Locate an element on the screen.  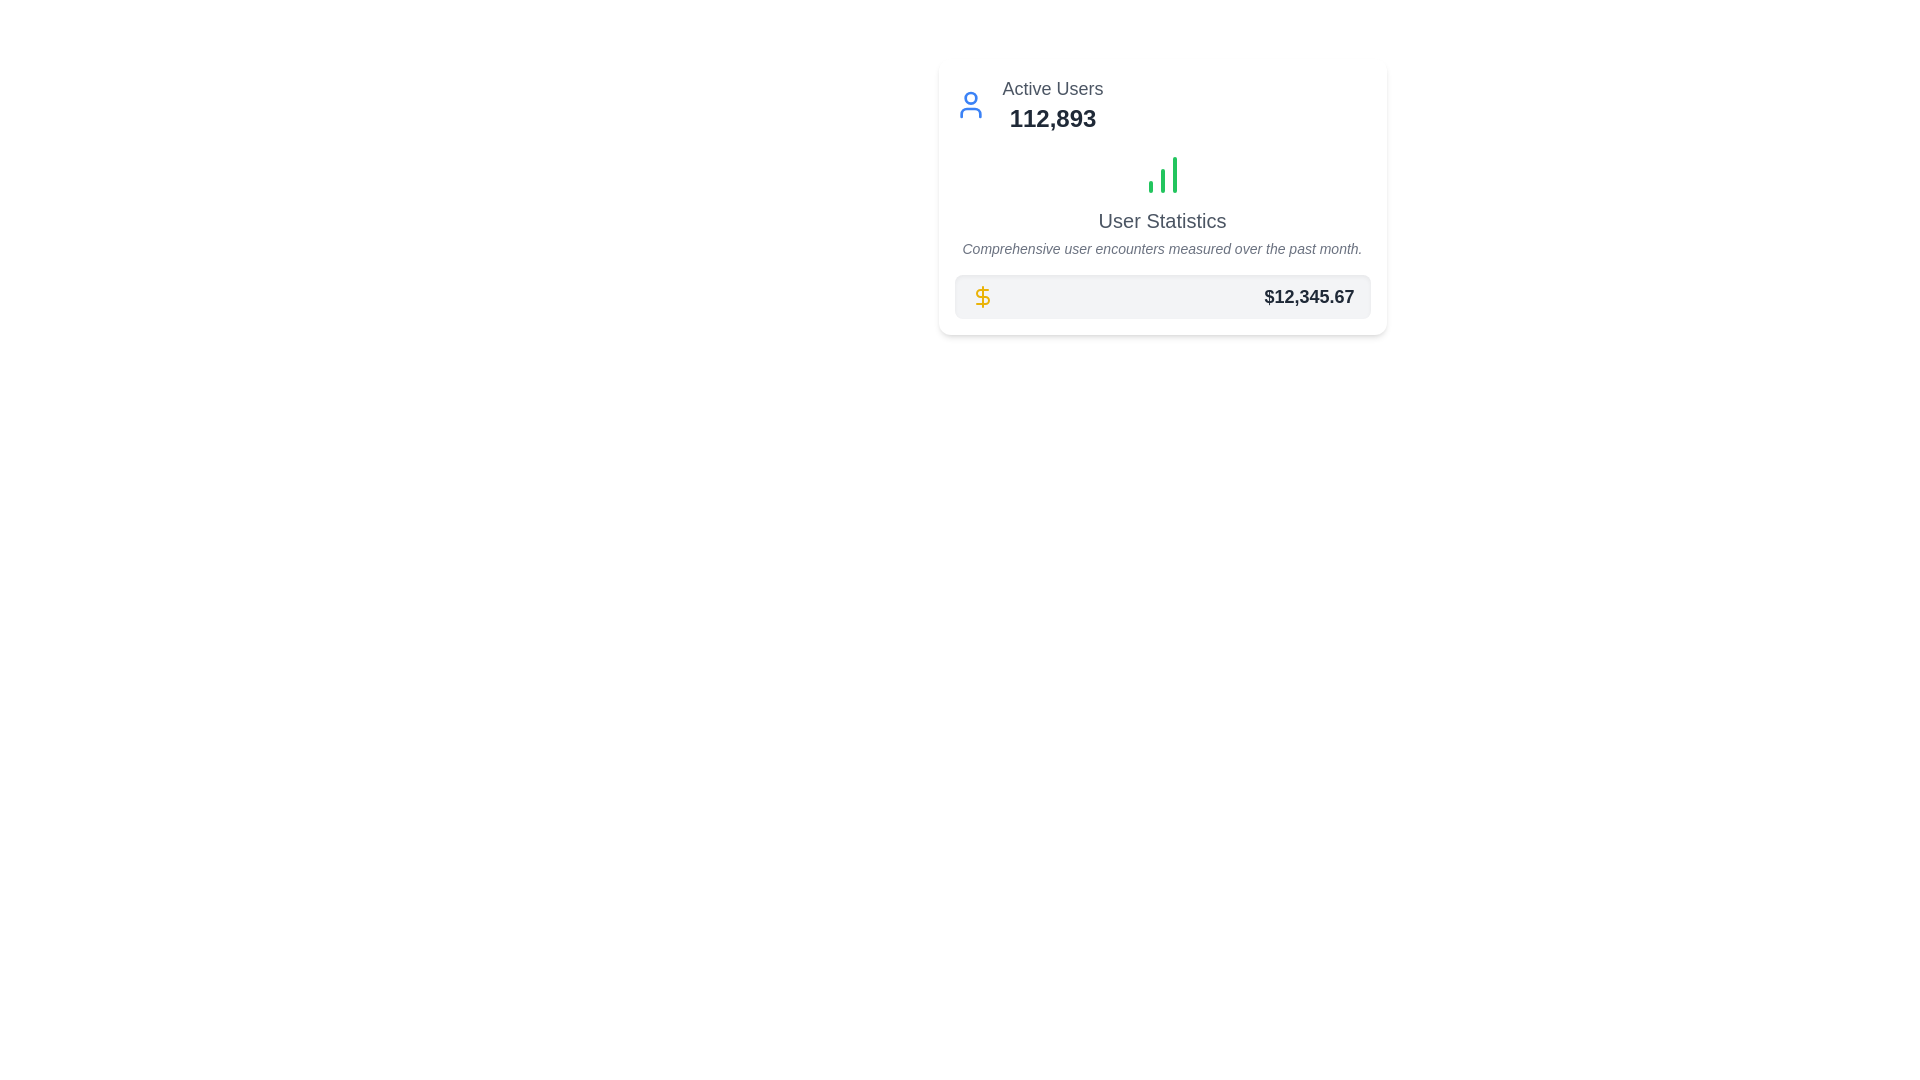
the small circle representing the head in the user profile SVG icon located near the top left corner of the statistics card is located at coordinates (970, 98).